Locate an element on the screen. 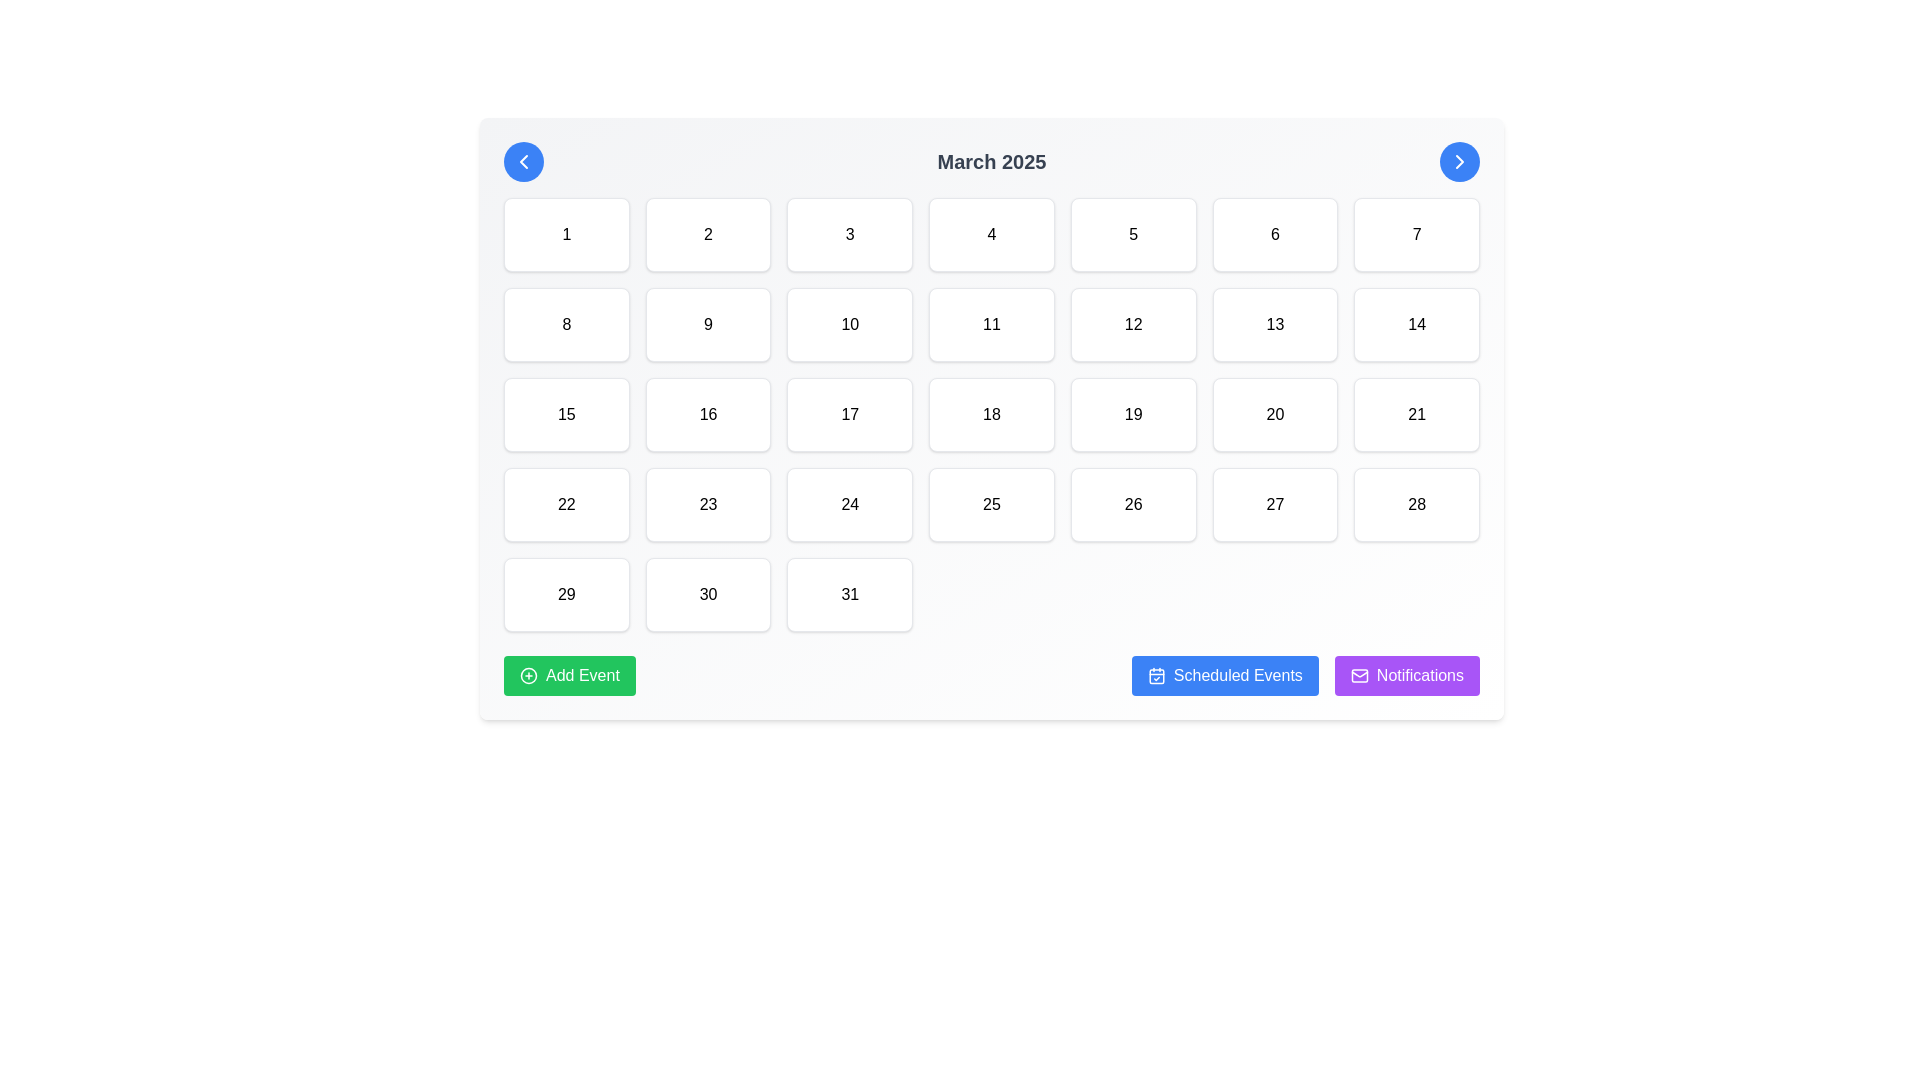  the first day card in the calendar view is located at coordinates (565, 234).